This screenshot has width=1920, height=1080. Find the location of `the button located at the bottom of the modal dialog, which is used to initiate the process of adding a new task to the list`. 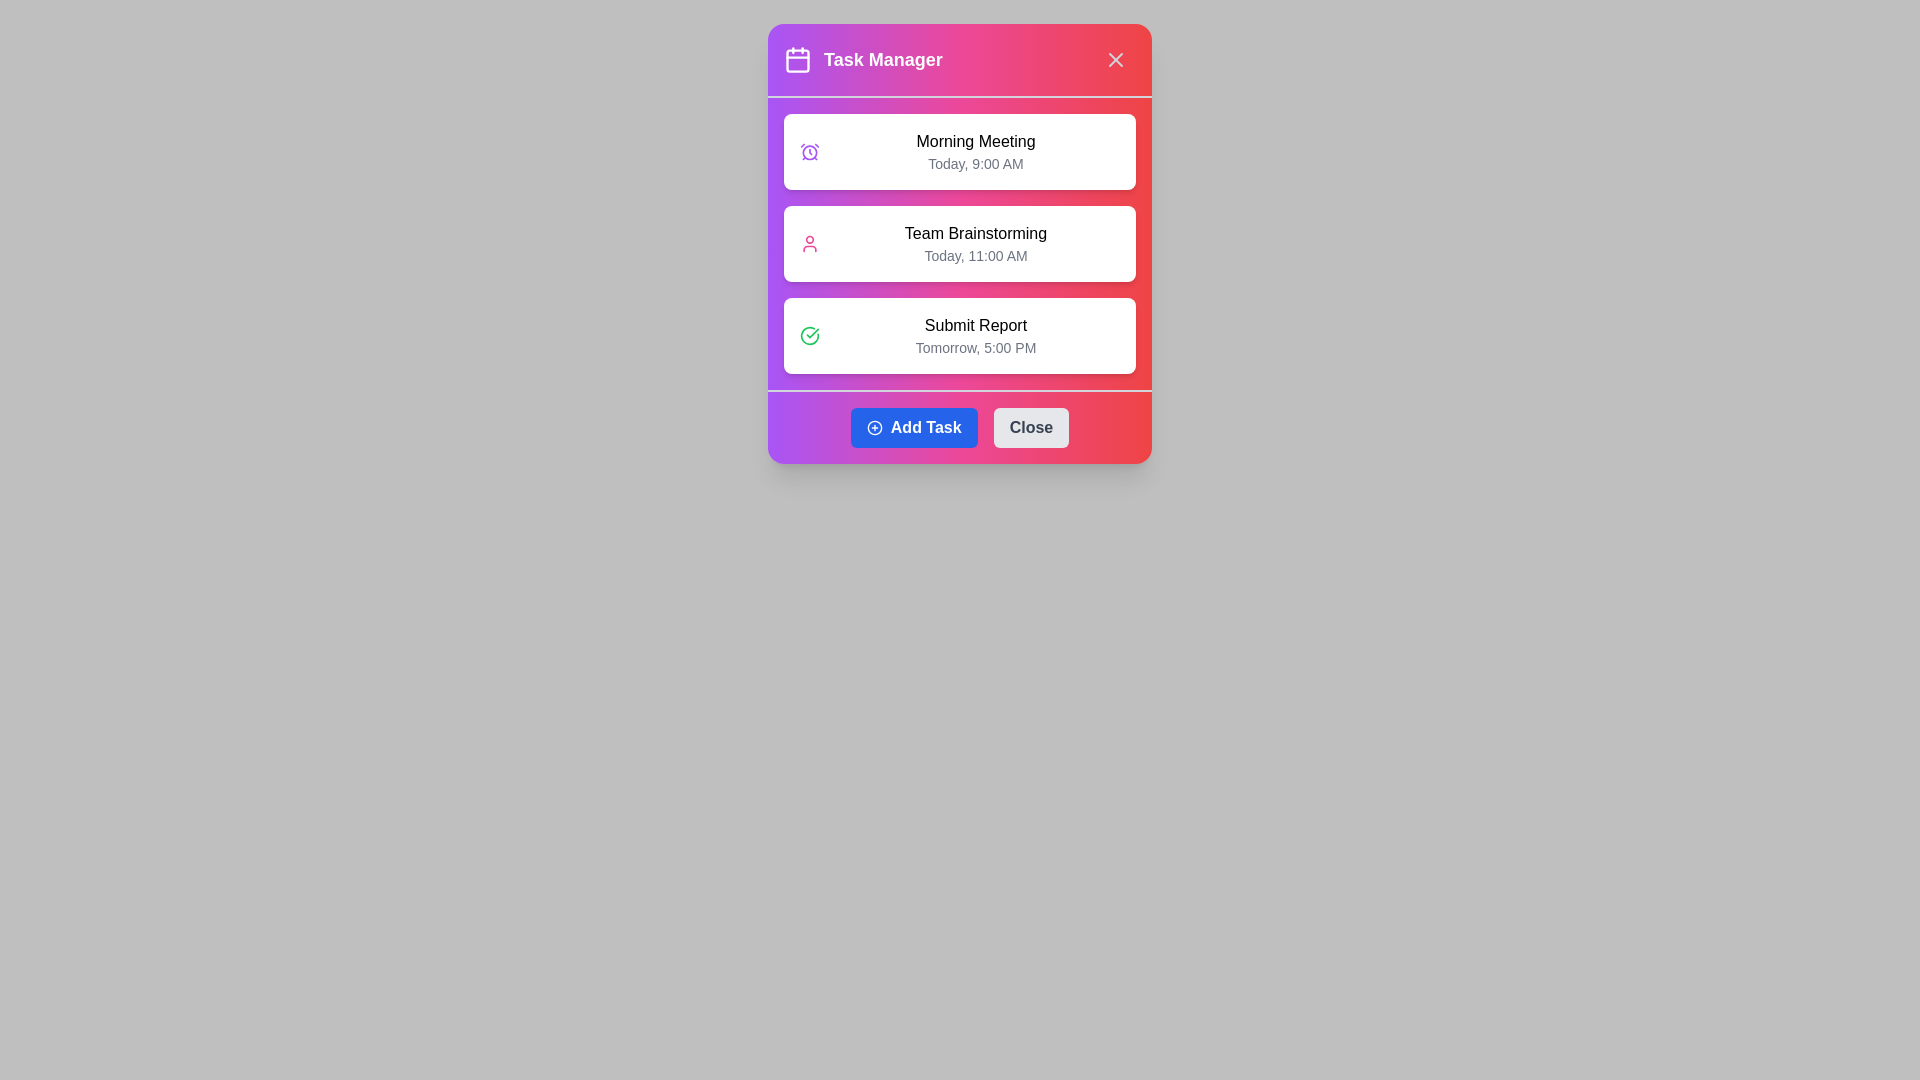

the button located at the bottom of the modal dialog, which is used to initiate the process of adding a new task to the list is located at coordinates (925, 427).